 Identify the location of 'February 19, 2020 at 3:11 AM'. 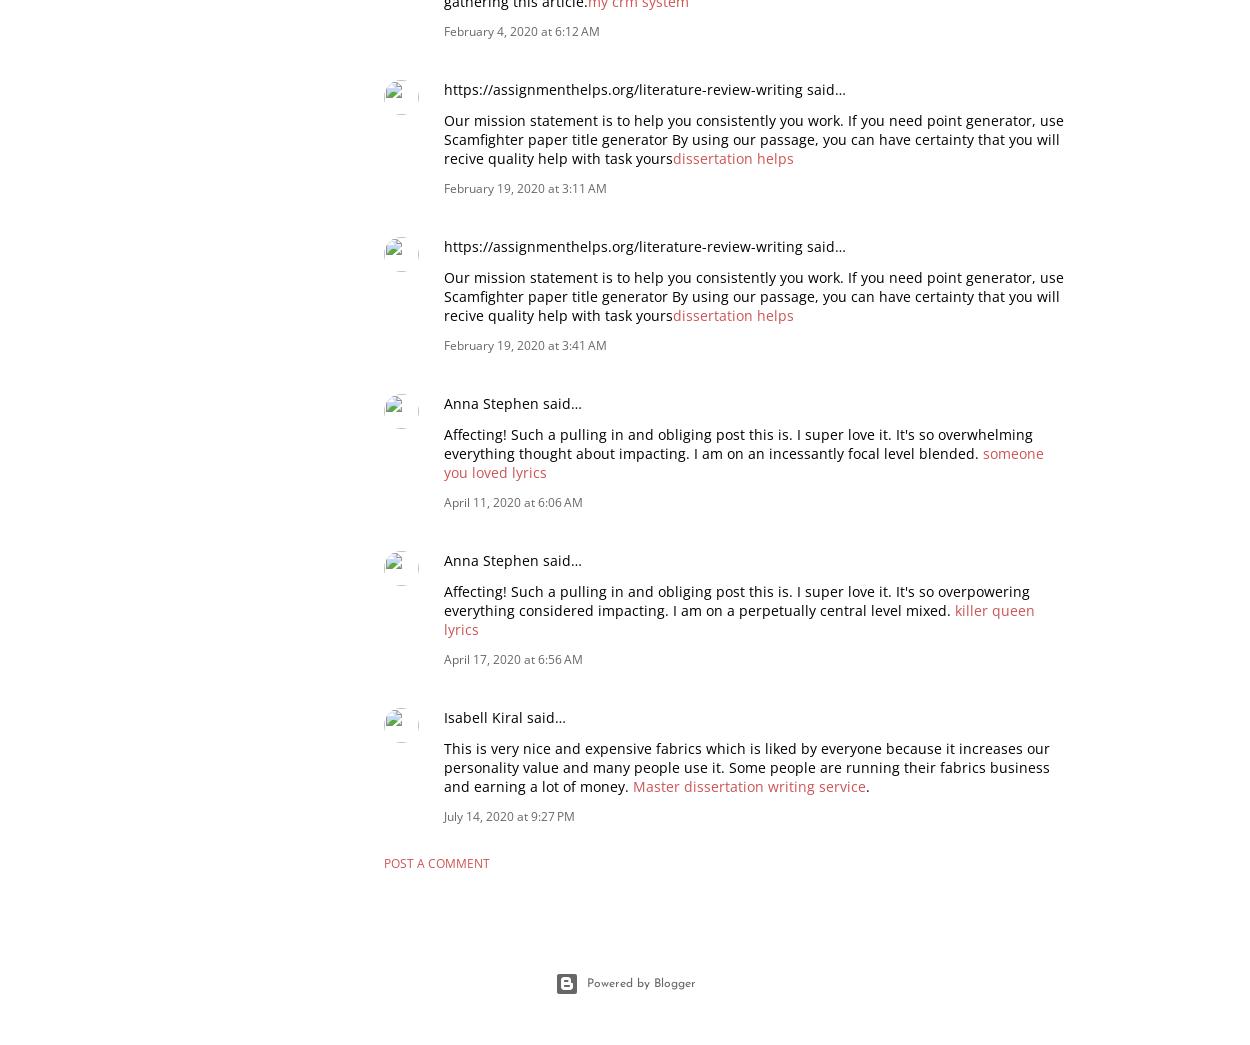
(525, 187).